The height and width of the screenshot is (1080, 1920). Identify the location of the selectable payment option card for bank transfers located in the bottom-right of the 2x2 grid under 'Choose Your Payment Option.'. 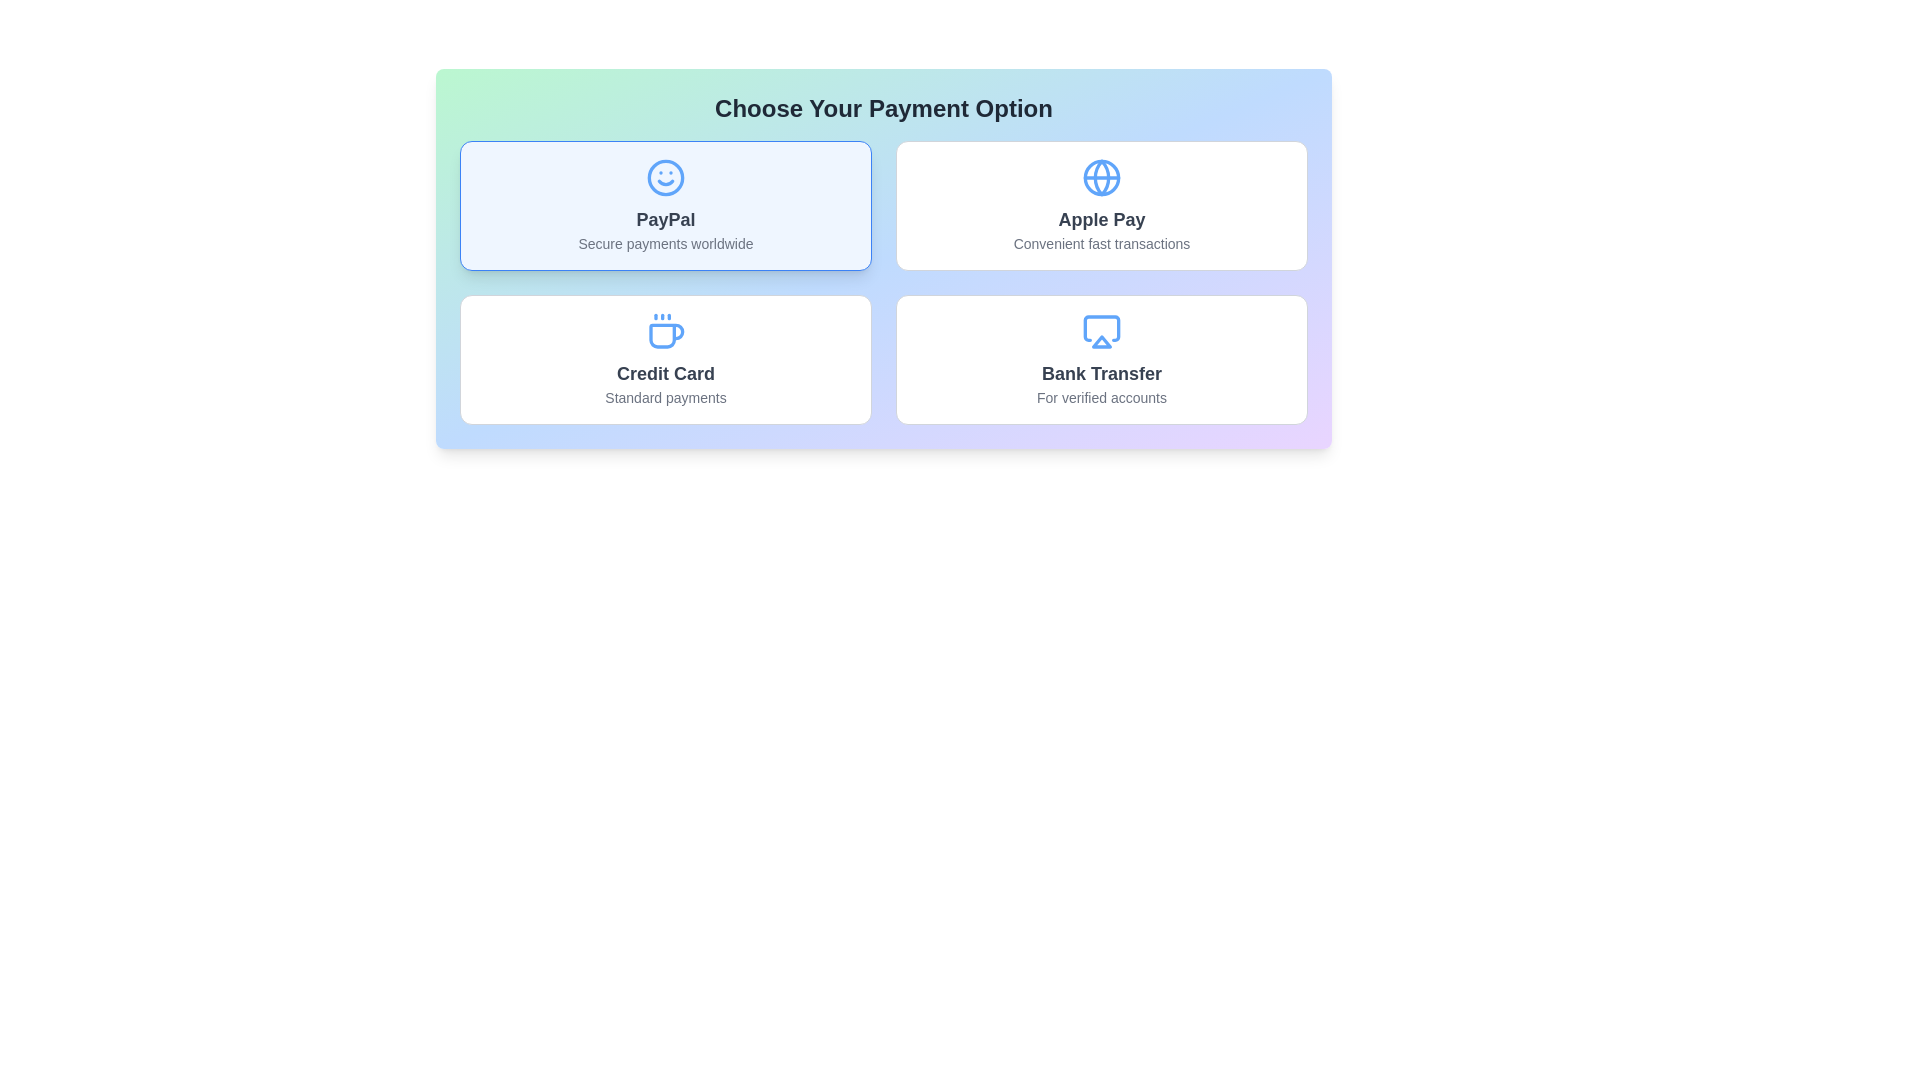
(1101, 358).